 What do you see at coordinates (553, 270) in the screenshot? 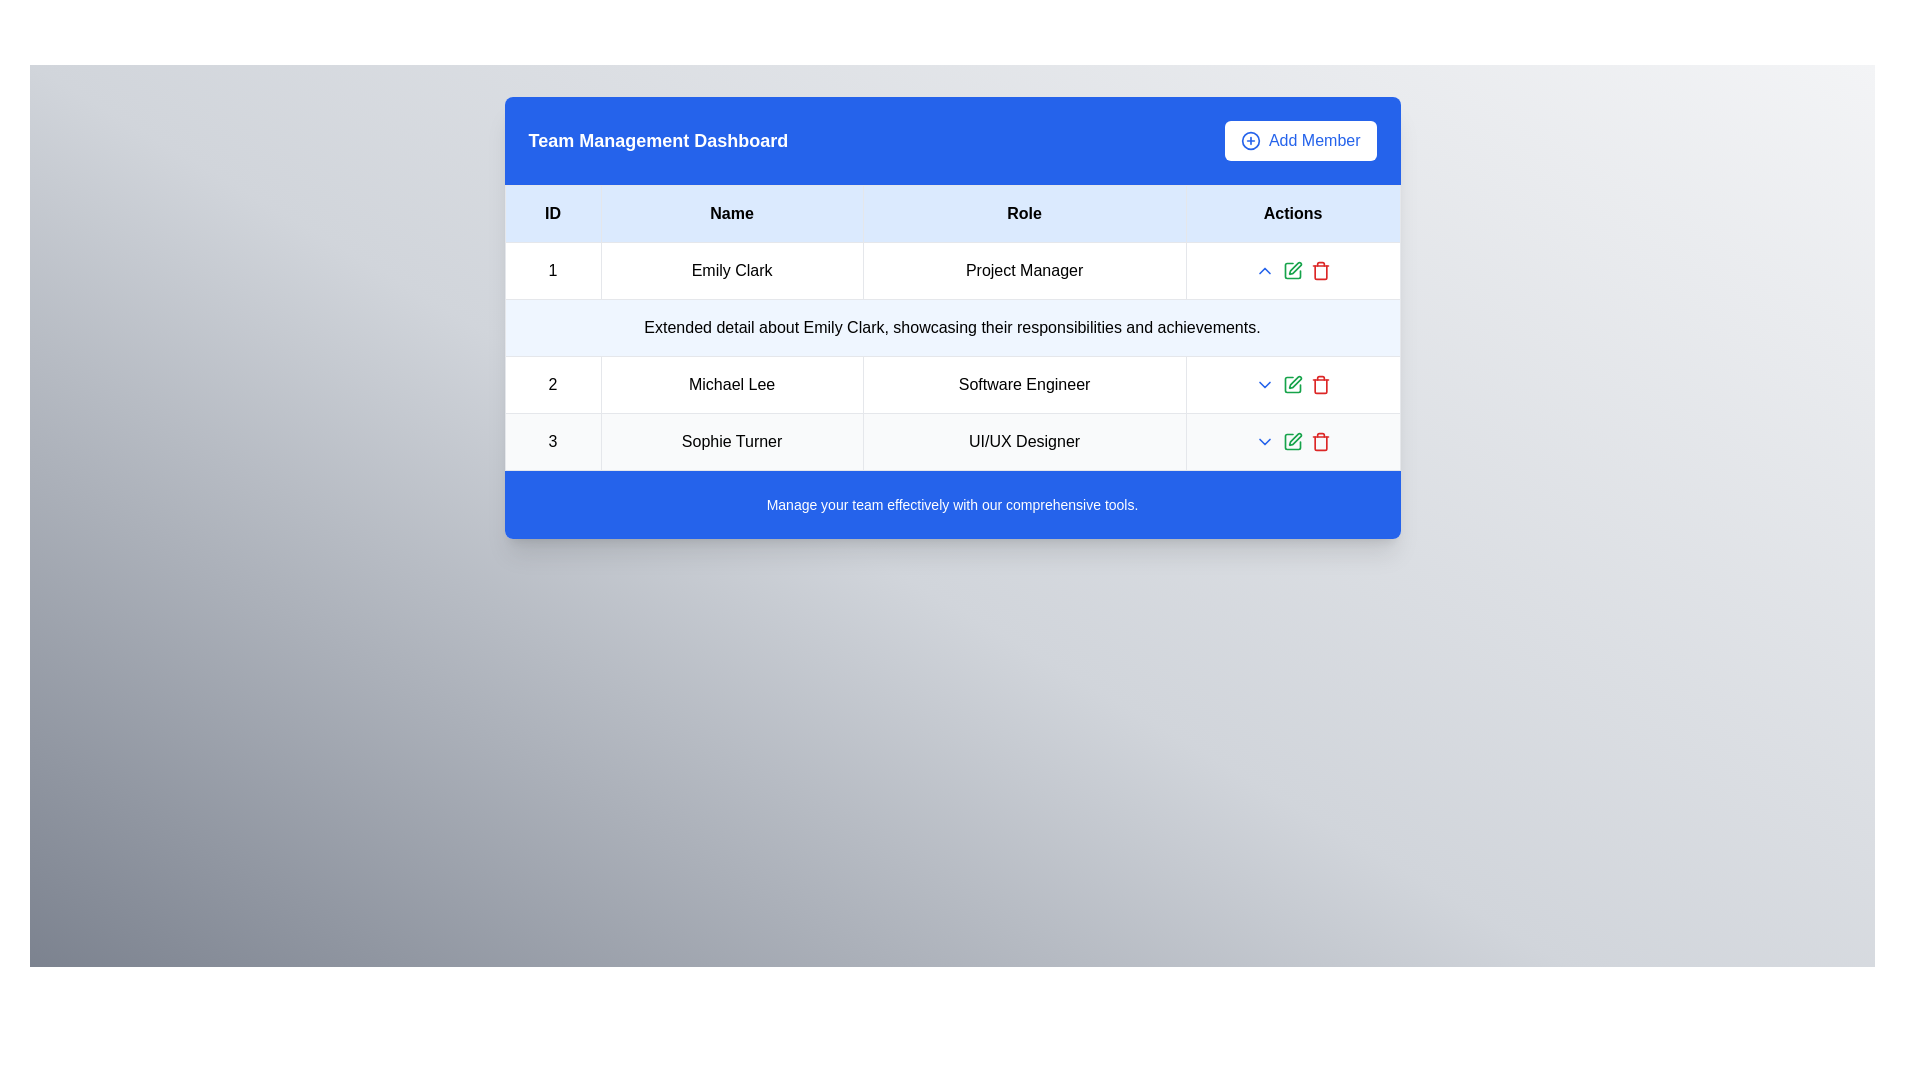
I see `the table cell containing the number '1' in the first column of the row for 'Emily Clark' programmatically` at bounding box center [553, 270].